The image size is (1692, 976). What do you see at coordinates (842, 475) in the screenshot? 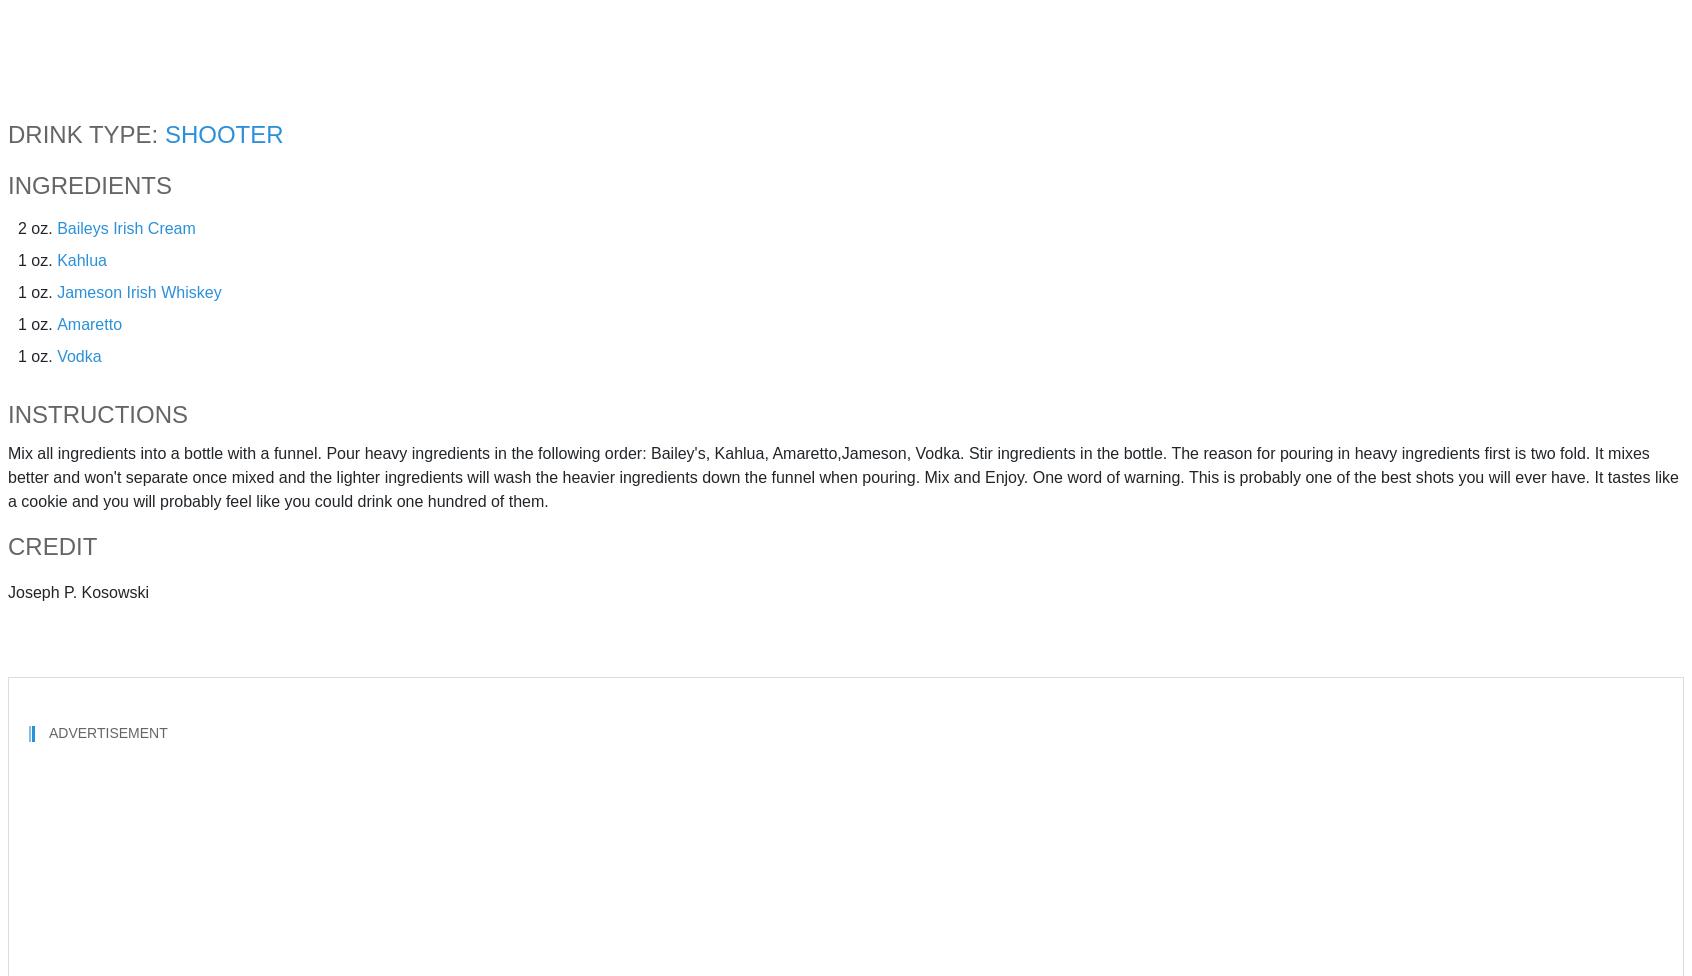
I see `'Mix all ingredients into a bottle with a funnel. Pour heavy ingredients in the following order: Bailey's, Kahlua, Amaretto,Jameson, Vodka.  Stir ingredients in the bottle.  The reason for pouring in heavy ingredients first is two fold.  It mixes better and won't separate once mixed and the lighter ingredients will wash the heavier ingredients down the funnel when pouring.  Mix and Enjoy.  One word of warning.  This is probably one of the best shots you will ever have. It tastes like a cookie and you will probably feel like you could drink one hundred of them.'` at bounding box center [842, 475].